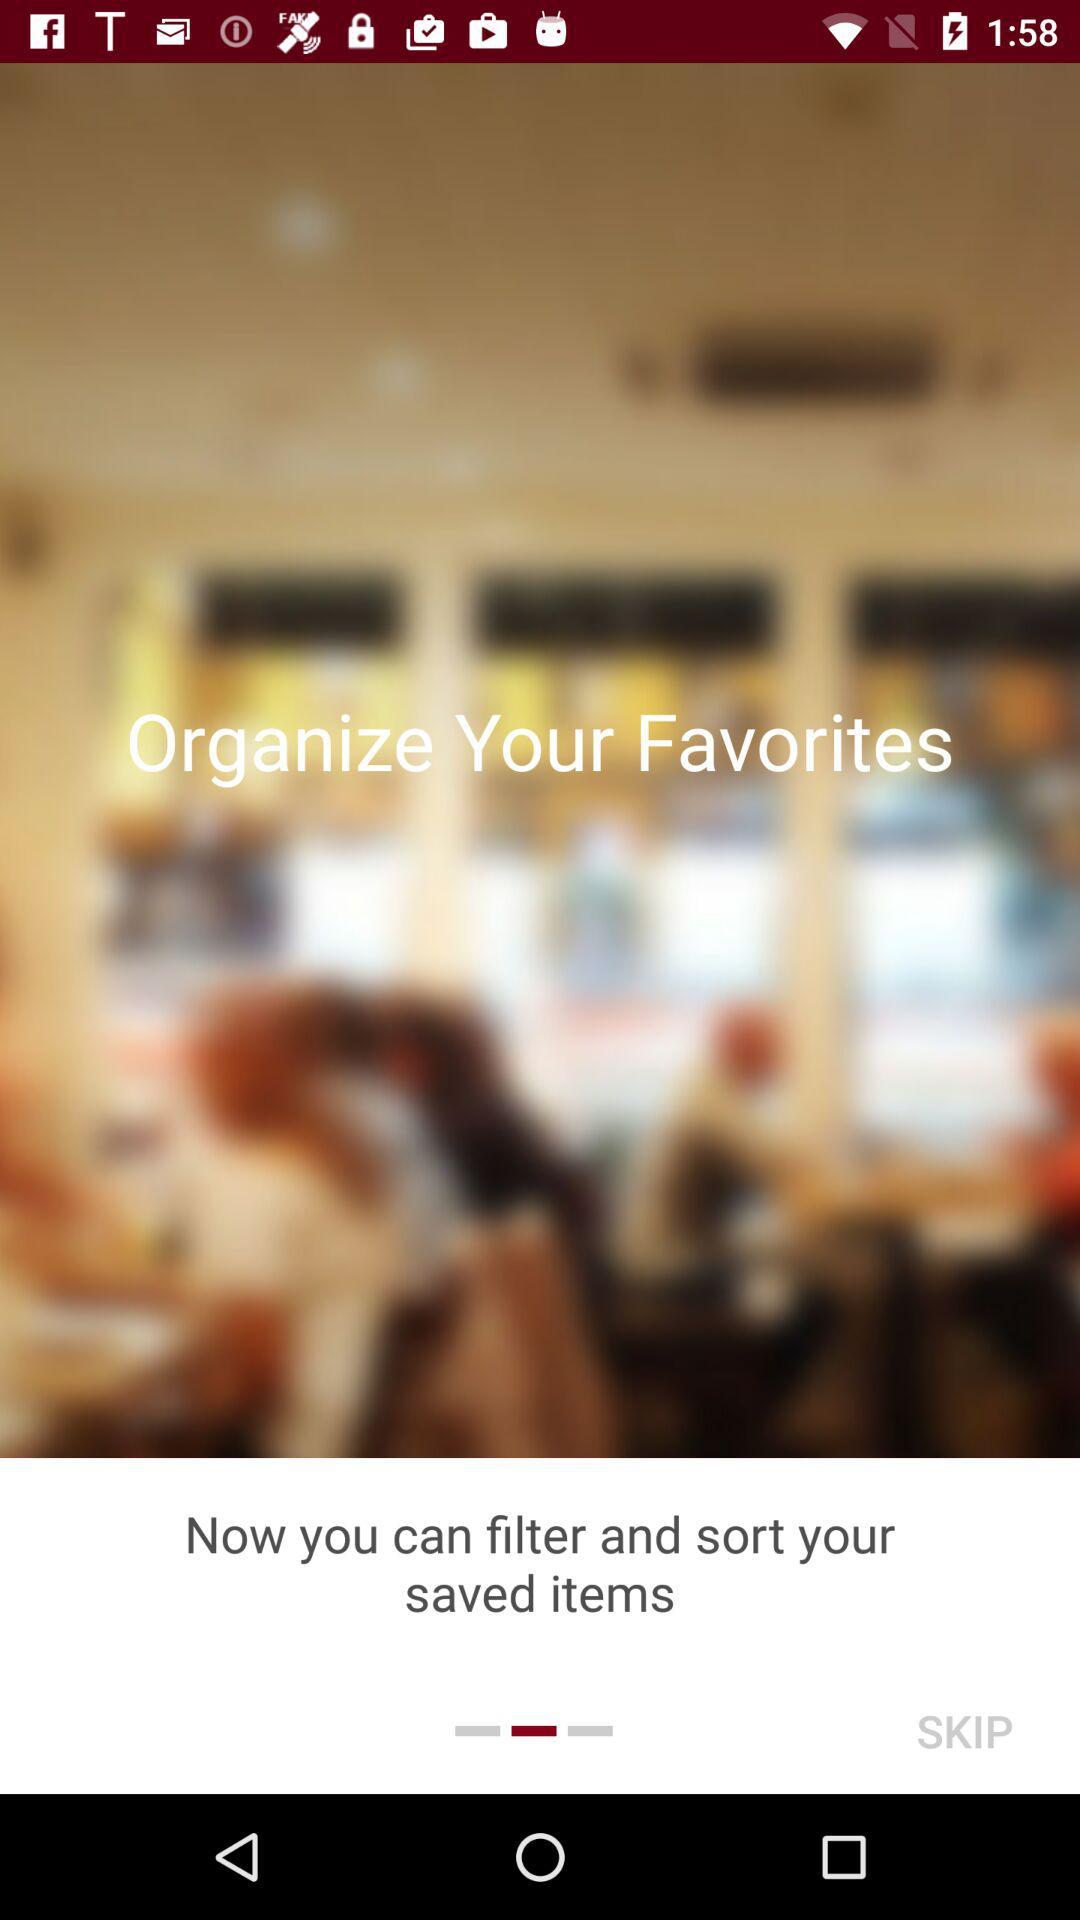 This screenshot has width=1080, height=1920. Describe the element at coordinates (963, 1730) in the screenshot. I see `the skip` at that location.